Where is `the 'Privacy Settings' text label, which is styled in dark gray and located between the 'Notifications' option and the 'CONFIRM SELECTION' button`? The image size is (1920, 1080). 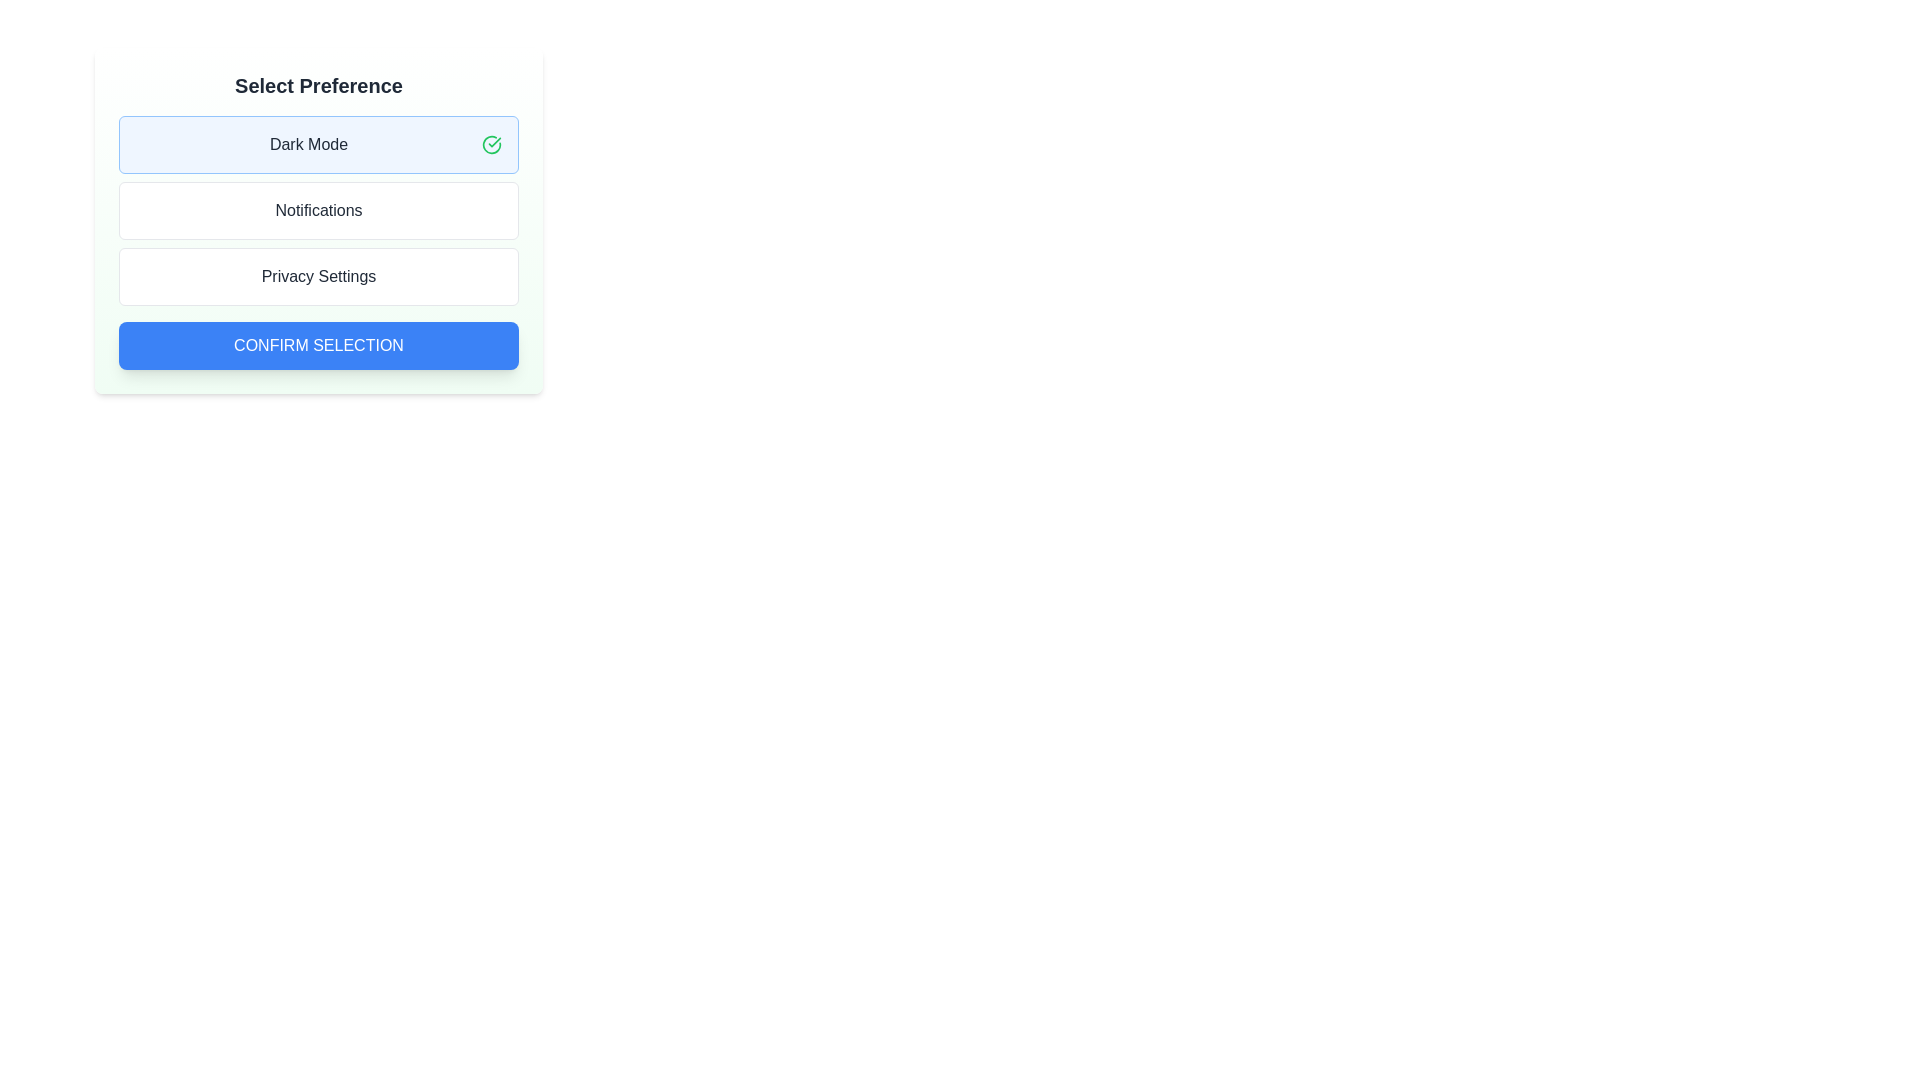
the 'Privacy Settings' text label, which is styled in dark gray and located between the 'Notifications' option and the 'CONFIRM SELECTION' button is located at coordinates (317, 277).